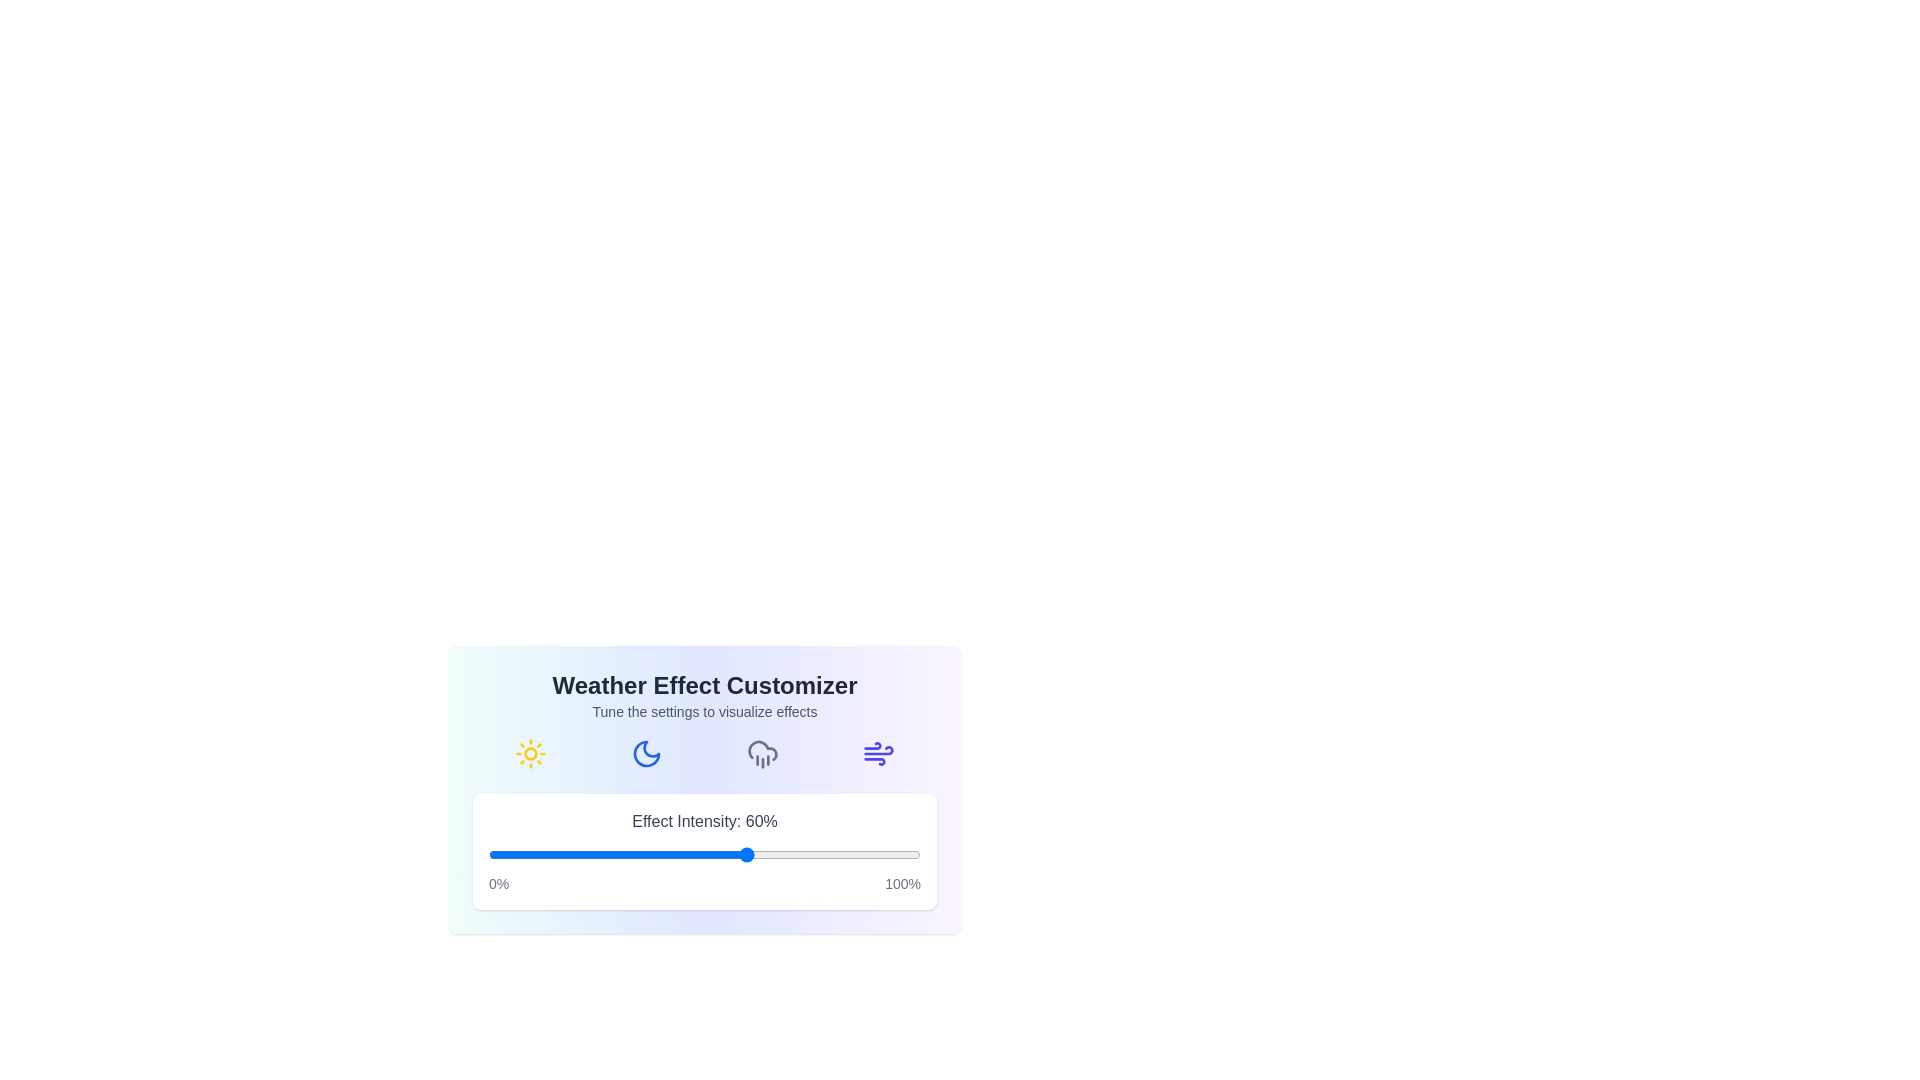 This screenshot has height=1080, width=1920. Describe the element at coordinates (902, 882) in the screenshot. I see `the text label displaying '100%' in gray font located at the bottom-right corner of the card interface` at that location.